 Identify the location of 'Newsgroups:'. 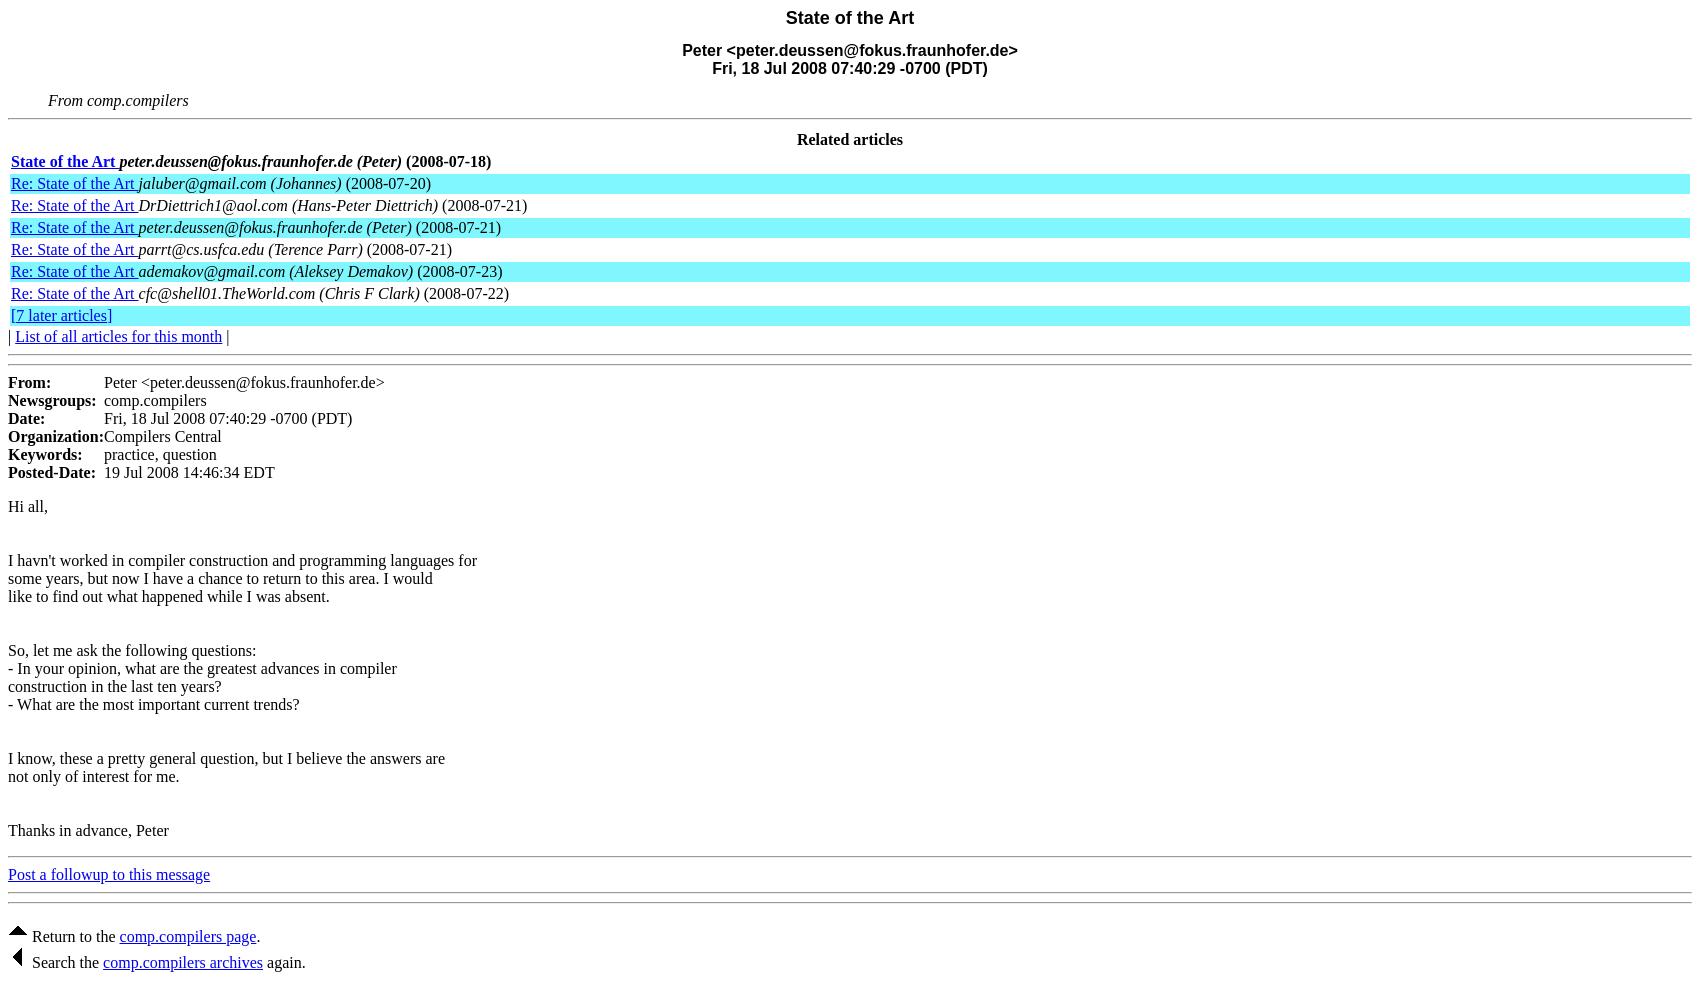
(52, 399).